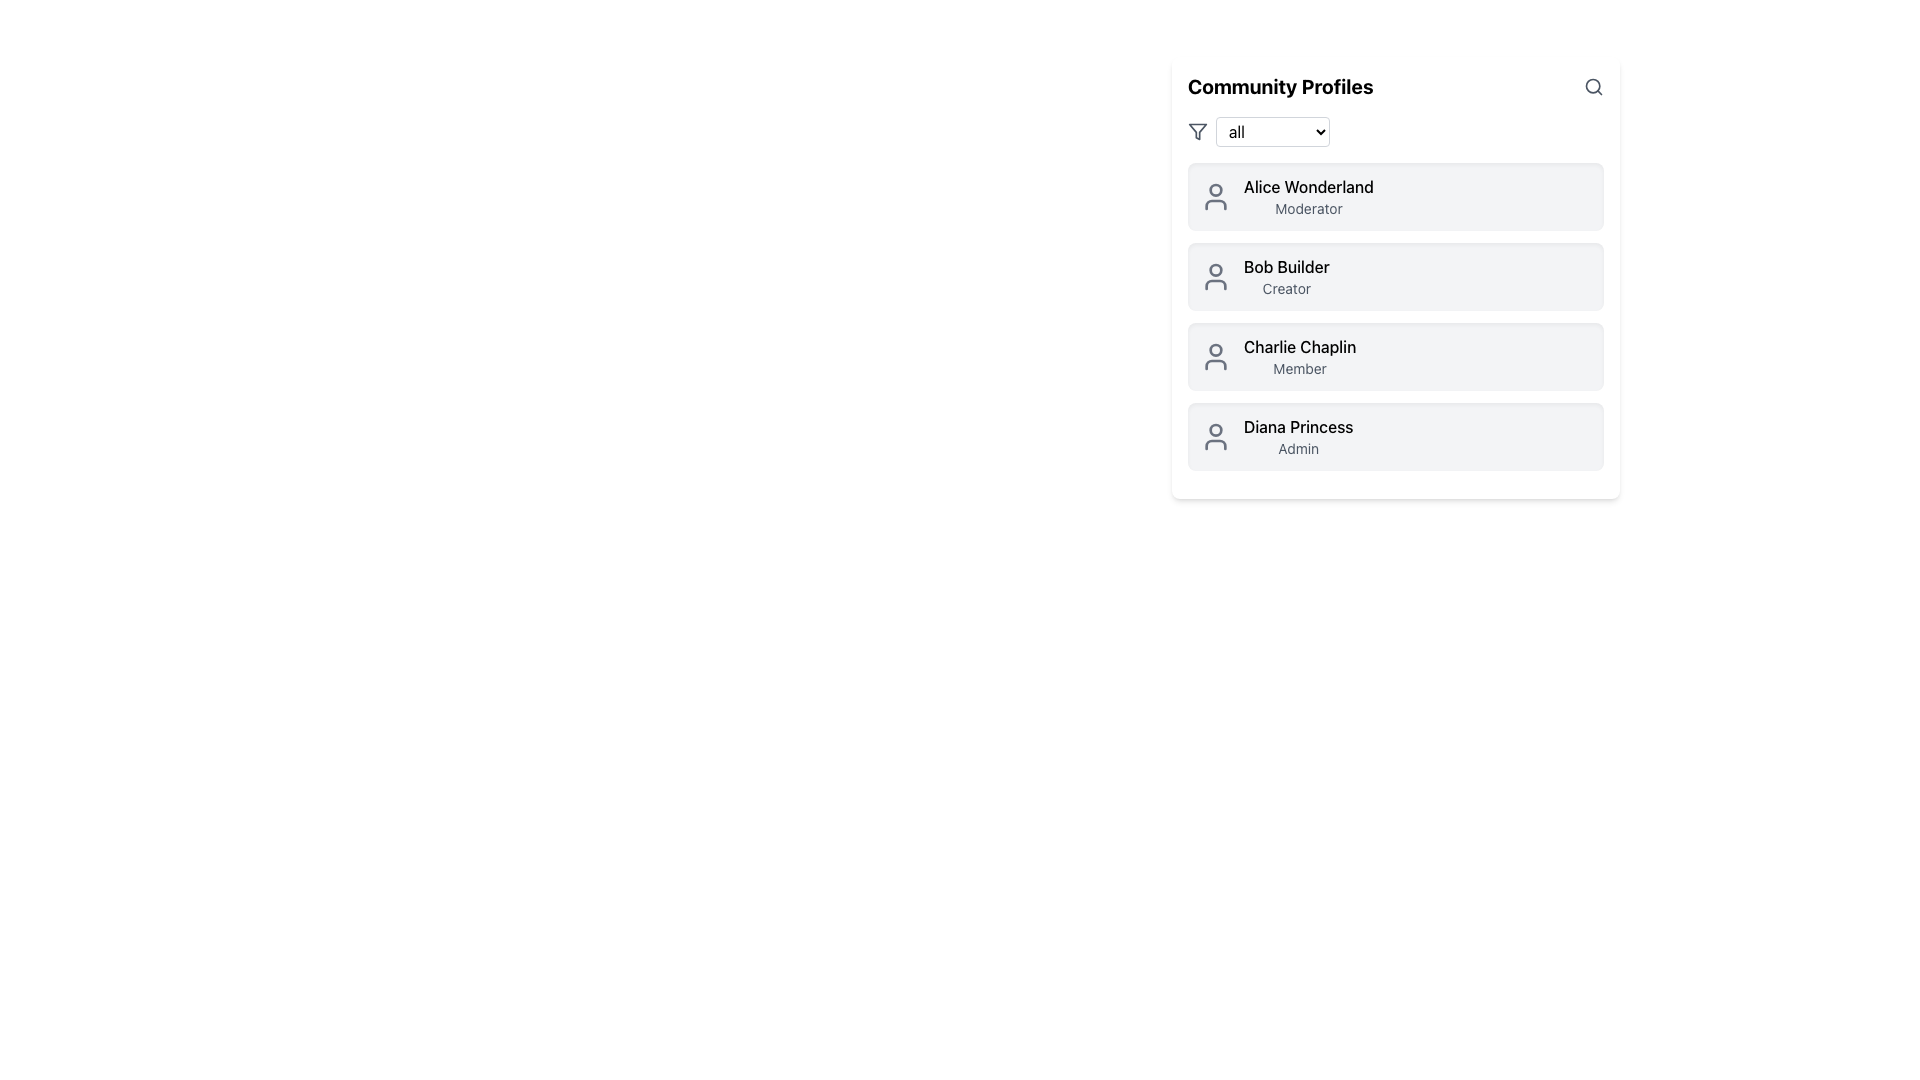 The width and height of the screenshot is (1920, 1080). Describe the element at coordinates (1286, 289) in the screenshot. I see `text label displaying 'Creator' that is located below 'Bob Builder' in the Community Profiles section` at that location.